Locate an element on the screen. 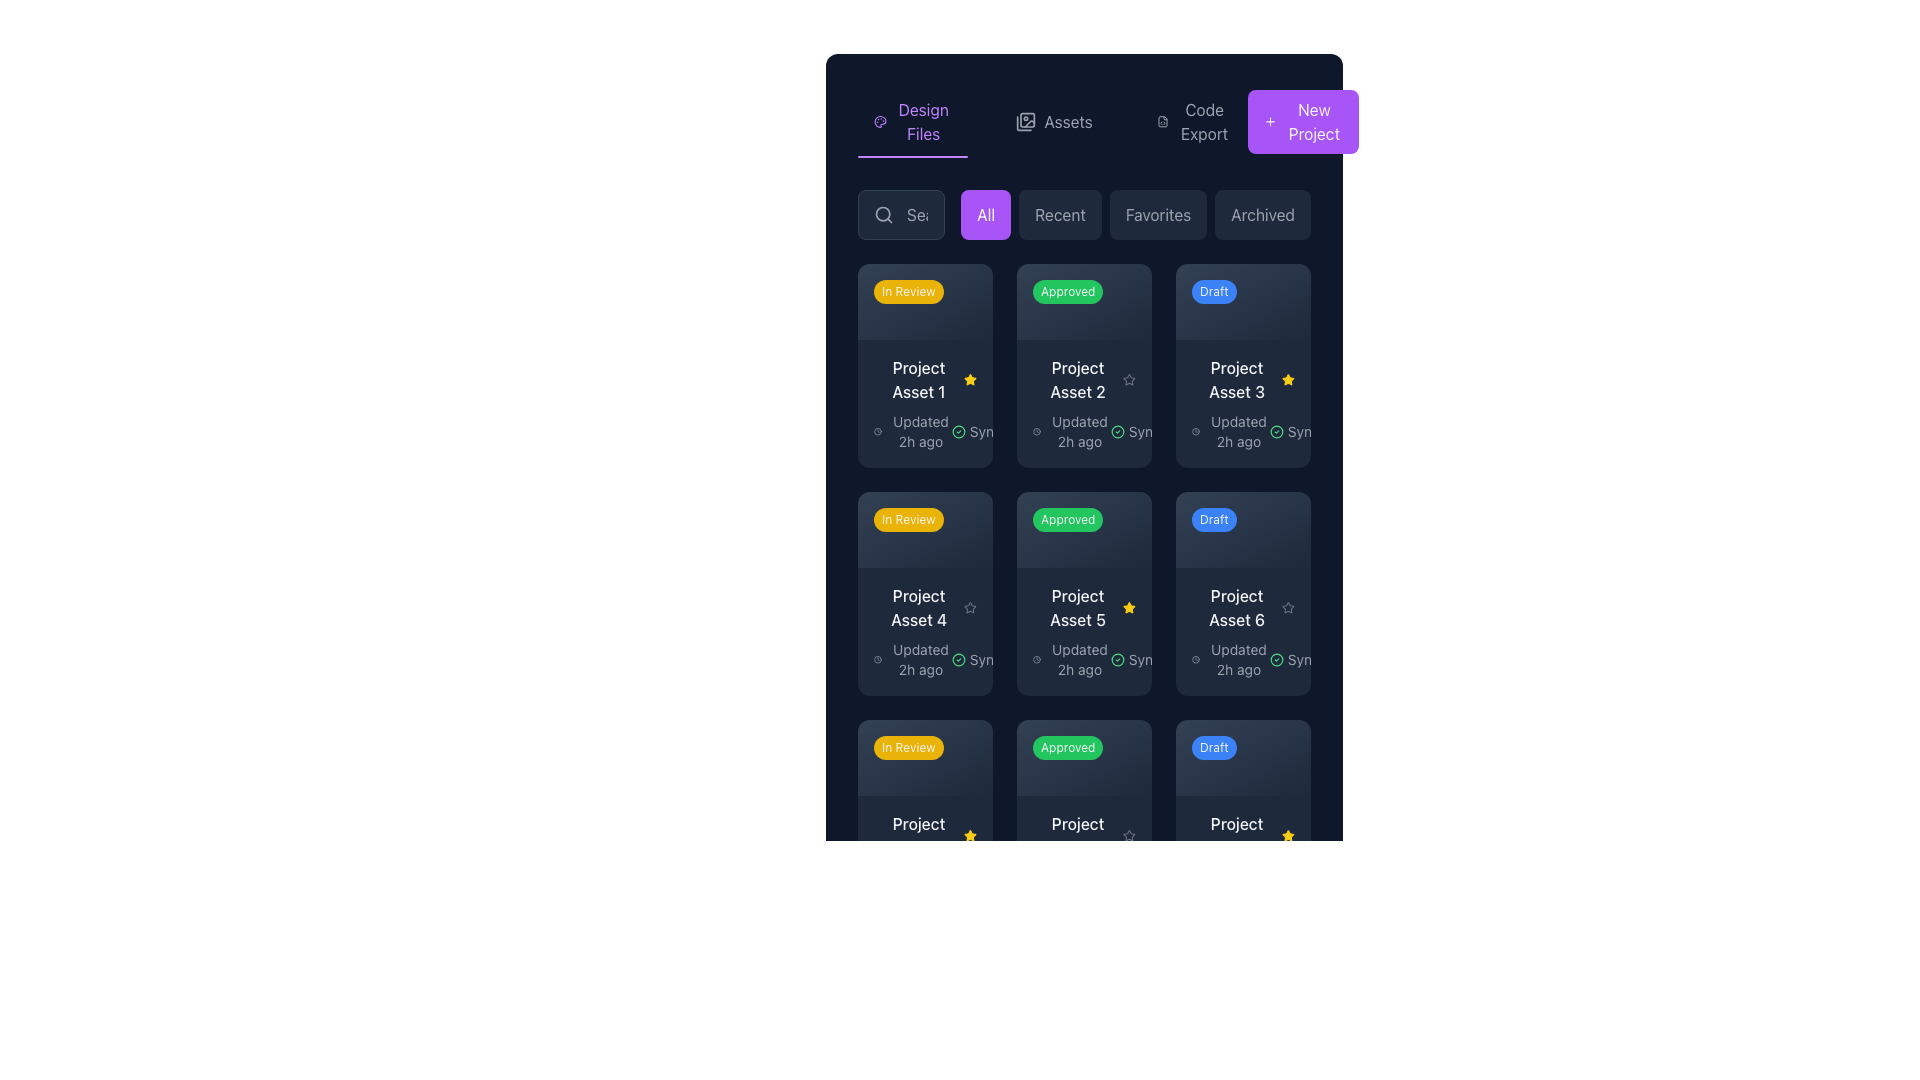  the Status Label displaying 'Approved' with a green background located in the top section of the 'Project Asset 2' card is located at coordinates (1083, 301).